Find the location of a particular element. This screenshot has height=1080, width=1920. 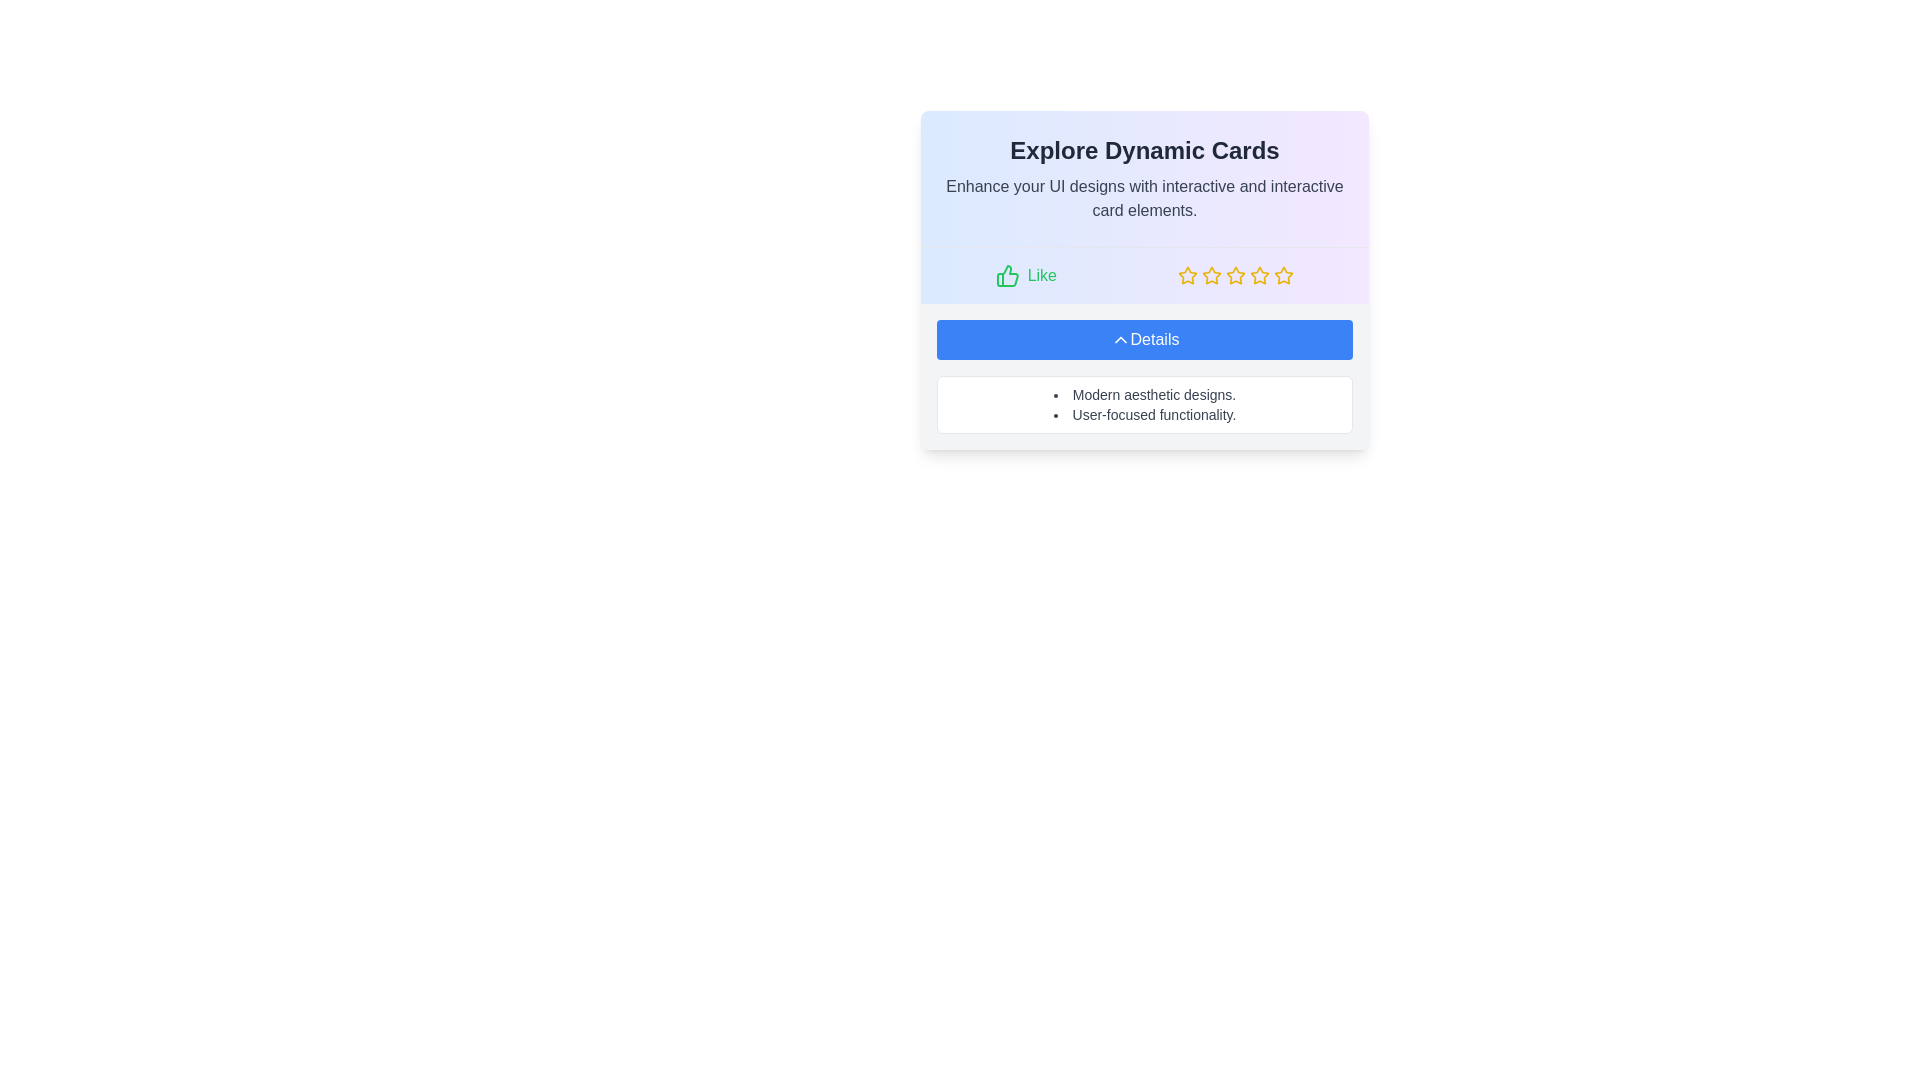

the Text List located within the white card at the bottom section, below the blue 'Details' button is located at coordinates (1145, 405).